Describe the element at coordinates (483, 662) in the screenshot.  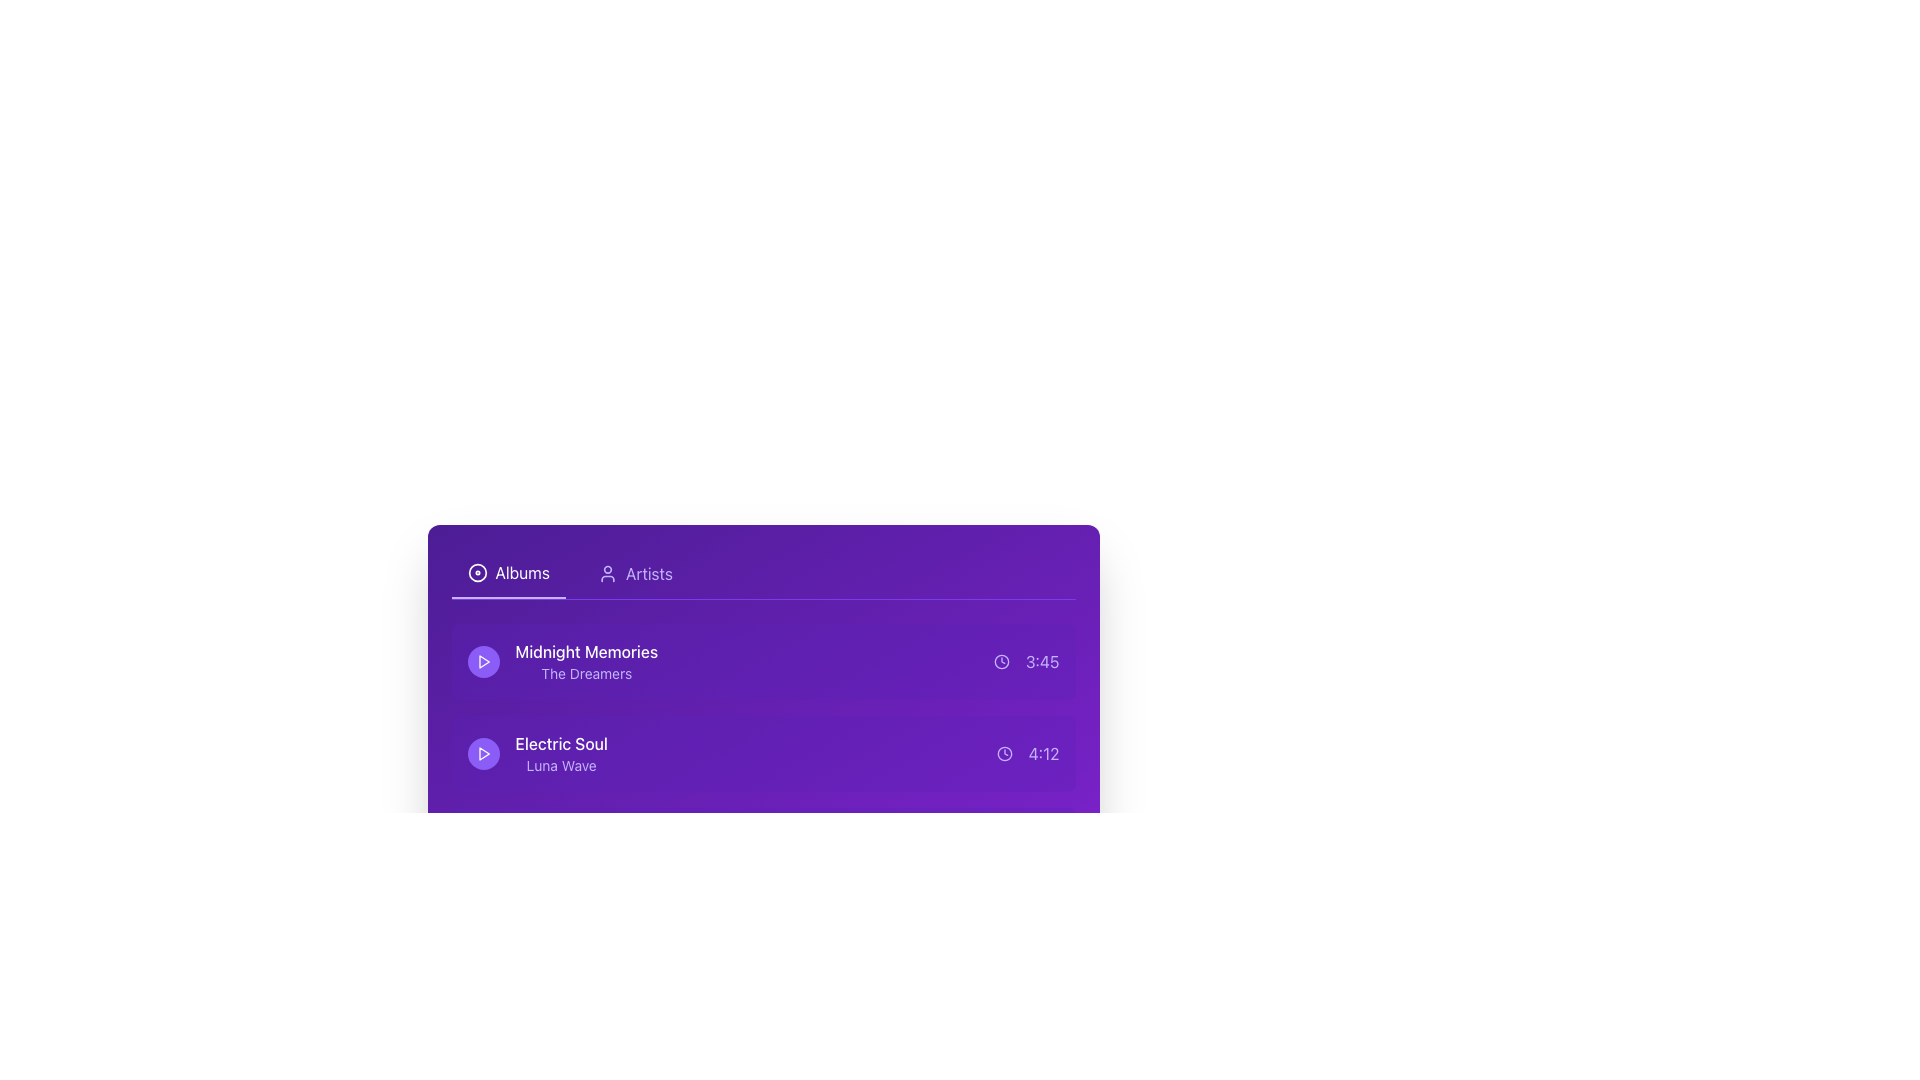
I see `the play button for the media item titled 'Midnight Memories' by 'The Dreamers' to initiate playback` at that location.